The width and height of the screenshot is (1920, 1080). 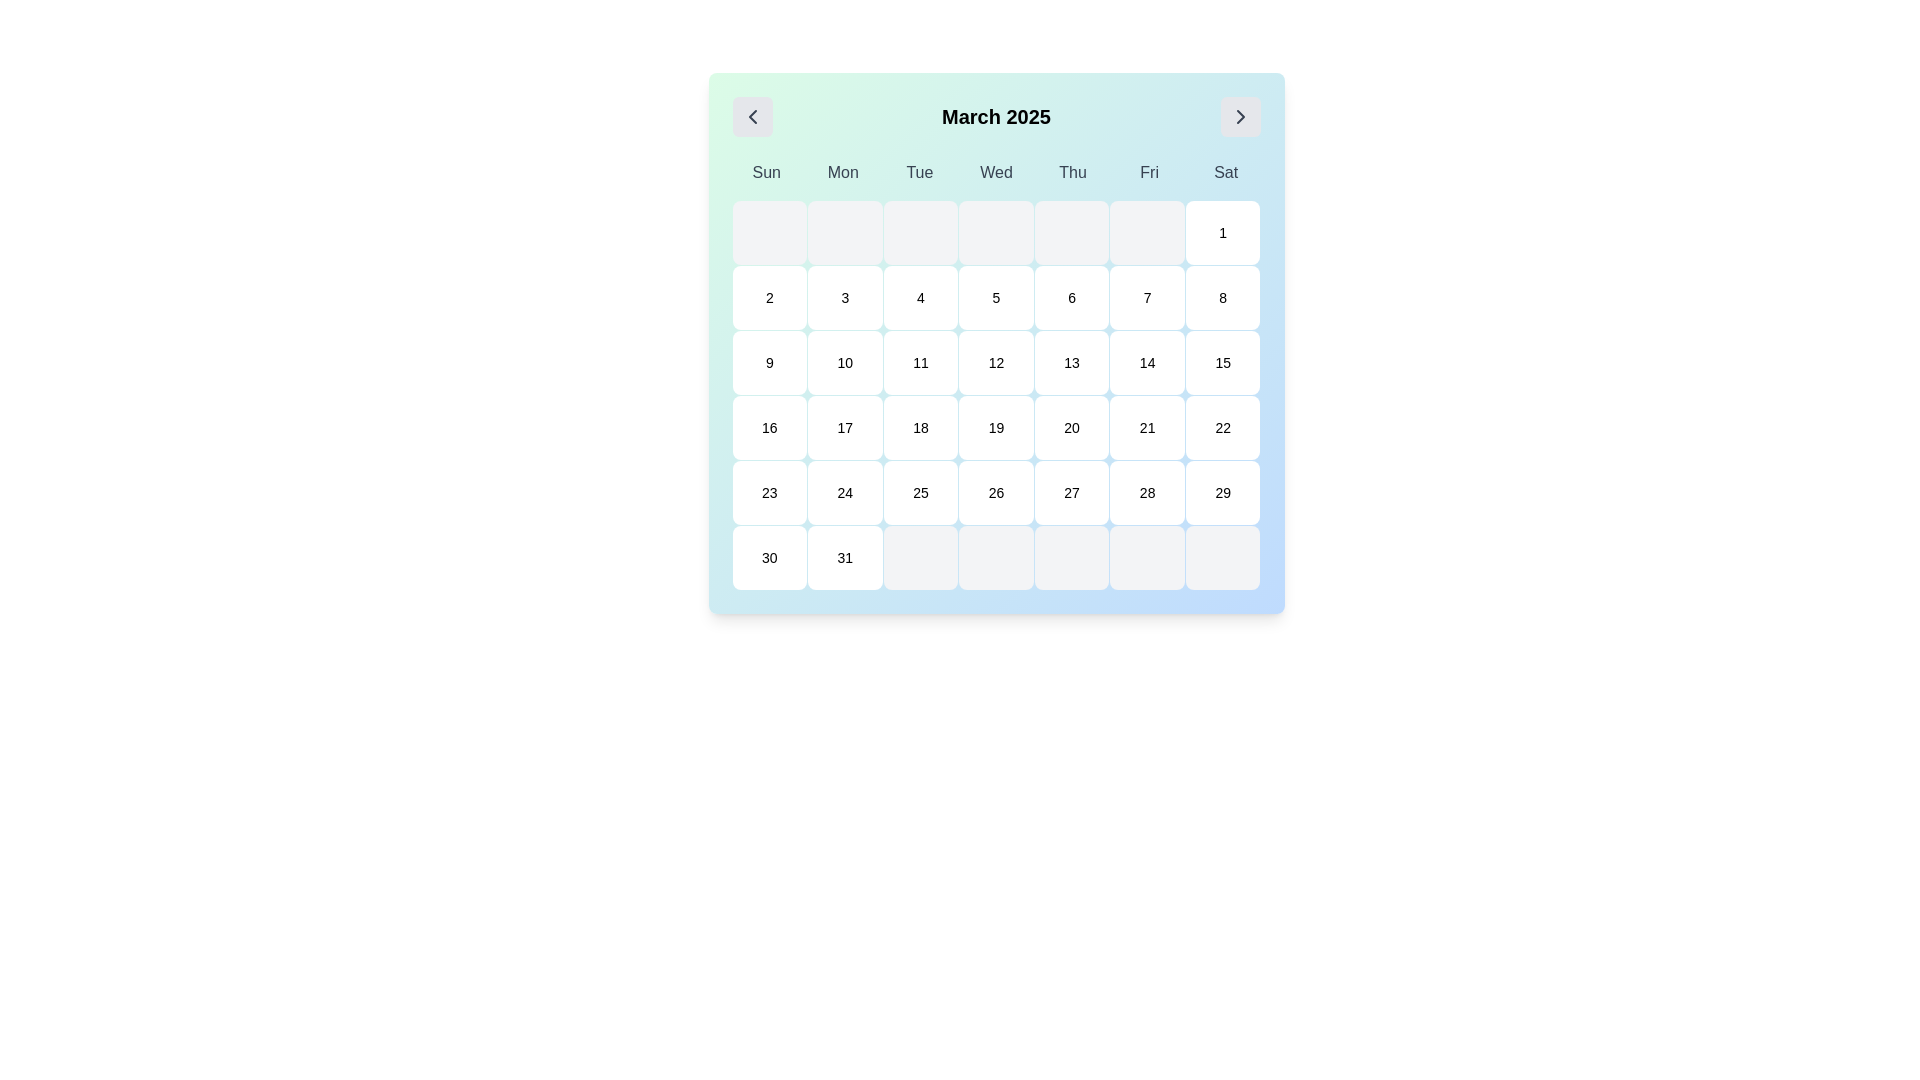 I want to click on the button representing the first day of the week (Saturday) in the calendar, so click(x=1222, y=231).